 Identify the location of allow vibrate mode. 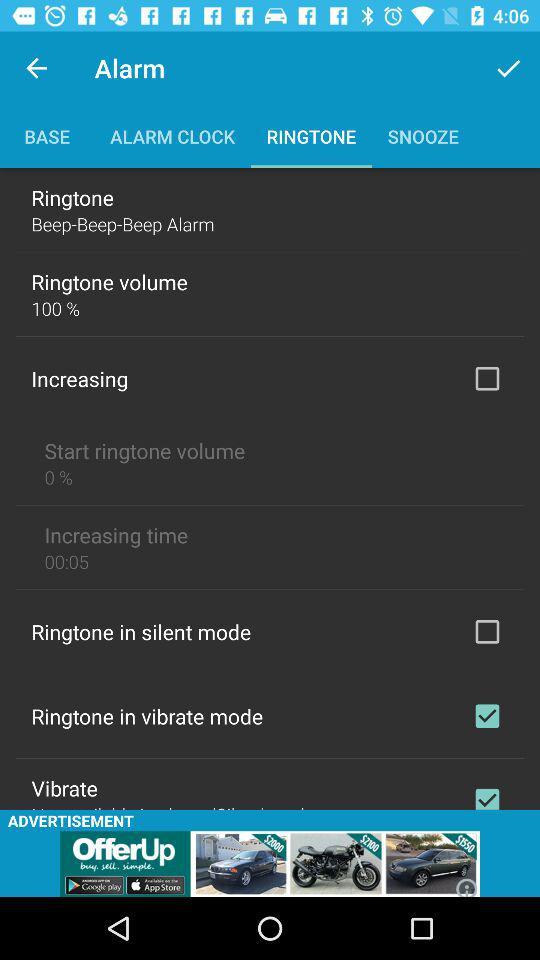
(486, 716).